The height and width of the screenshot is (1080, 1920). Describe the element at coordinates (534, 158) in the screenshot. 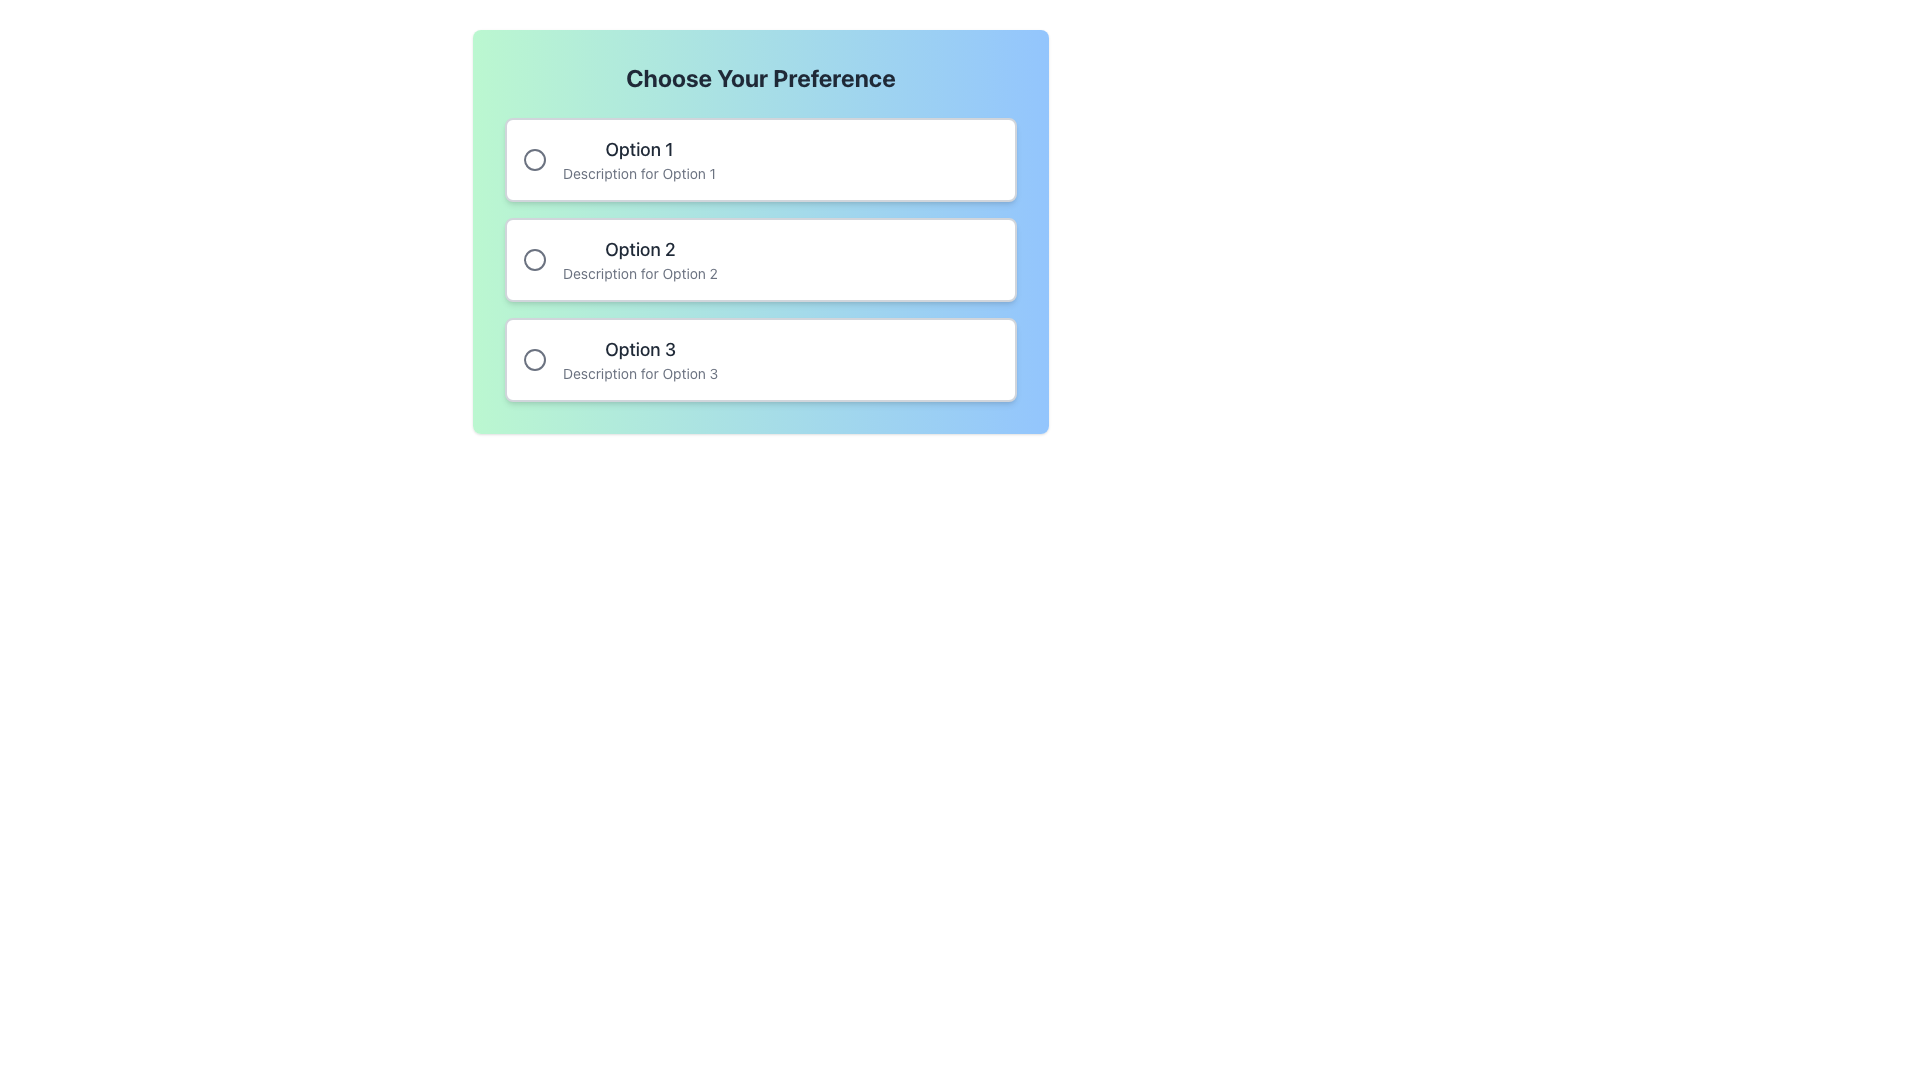

I see `the circular icon styled as an outlined circle with a gray border, which is adjacent to the text 'Option 1'` at that location.